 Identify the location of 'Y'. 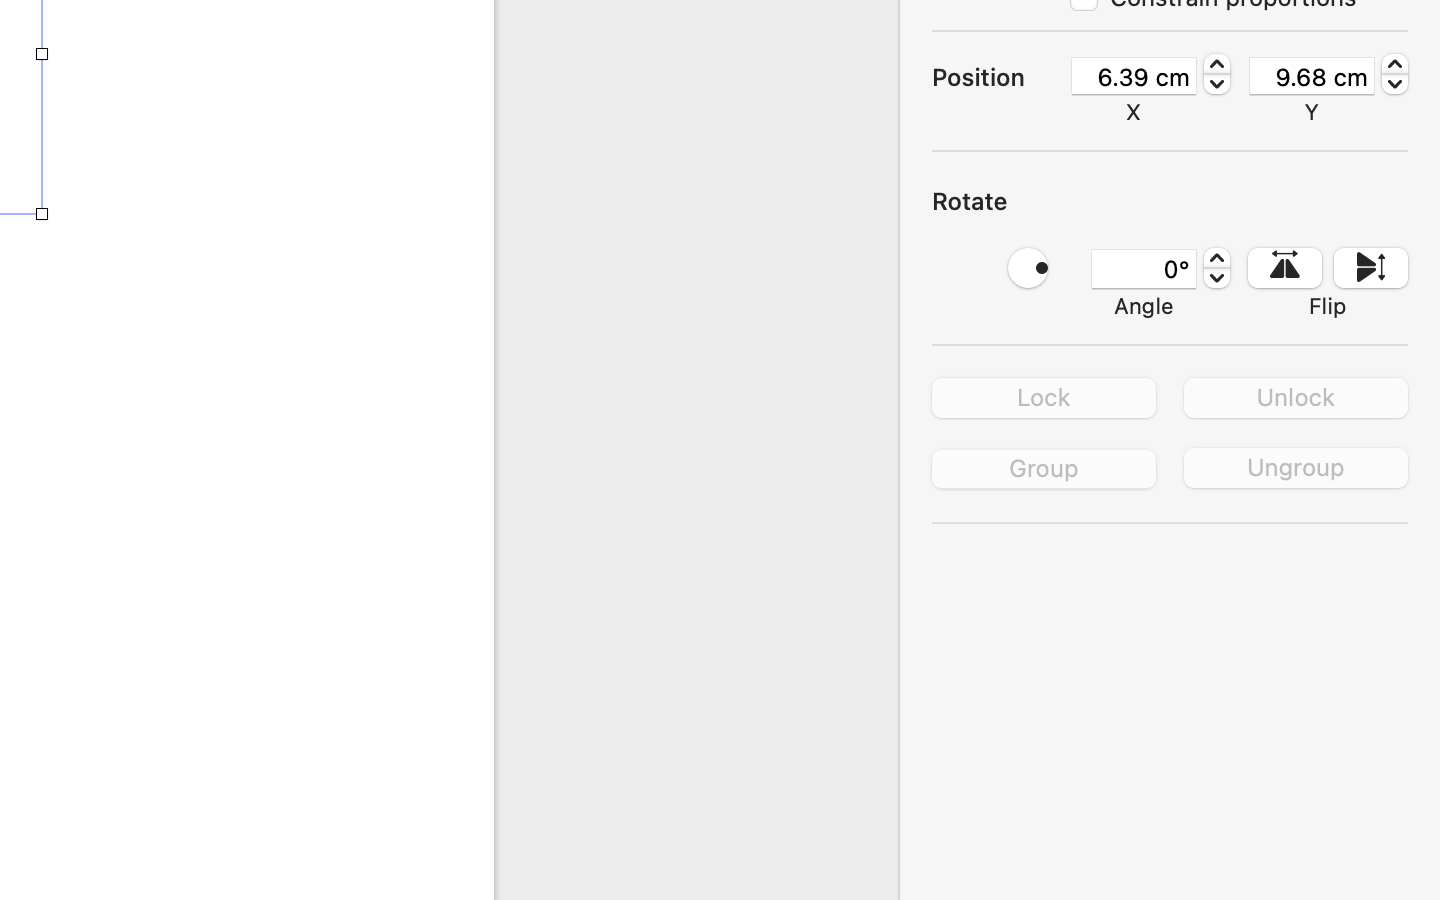
(1311, 110).